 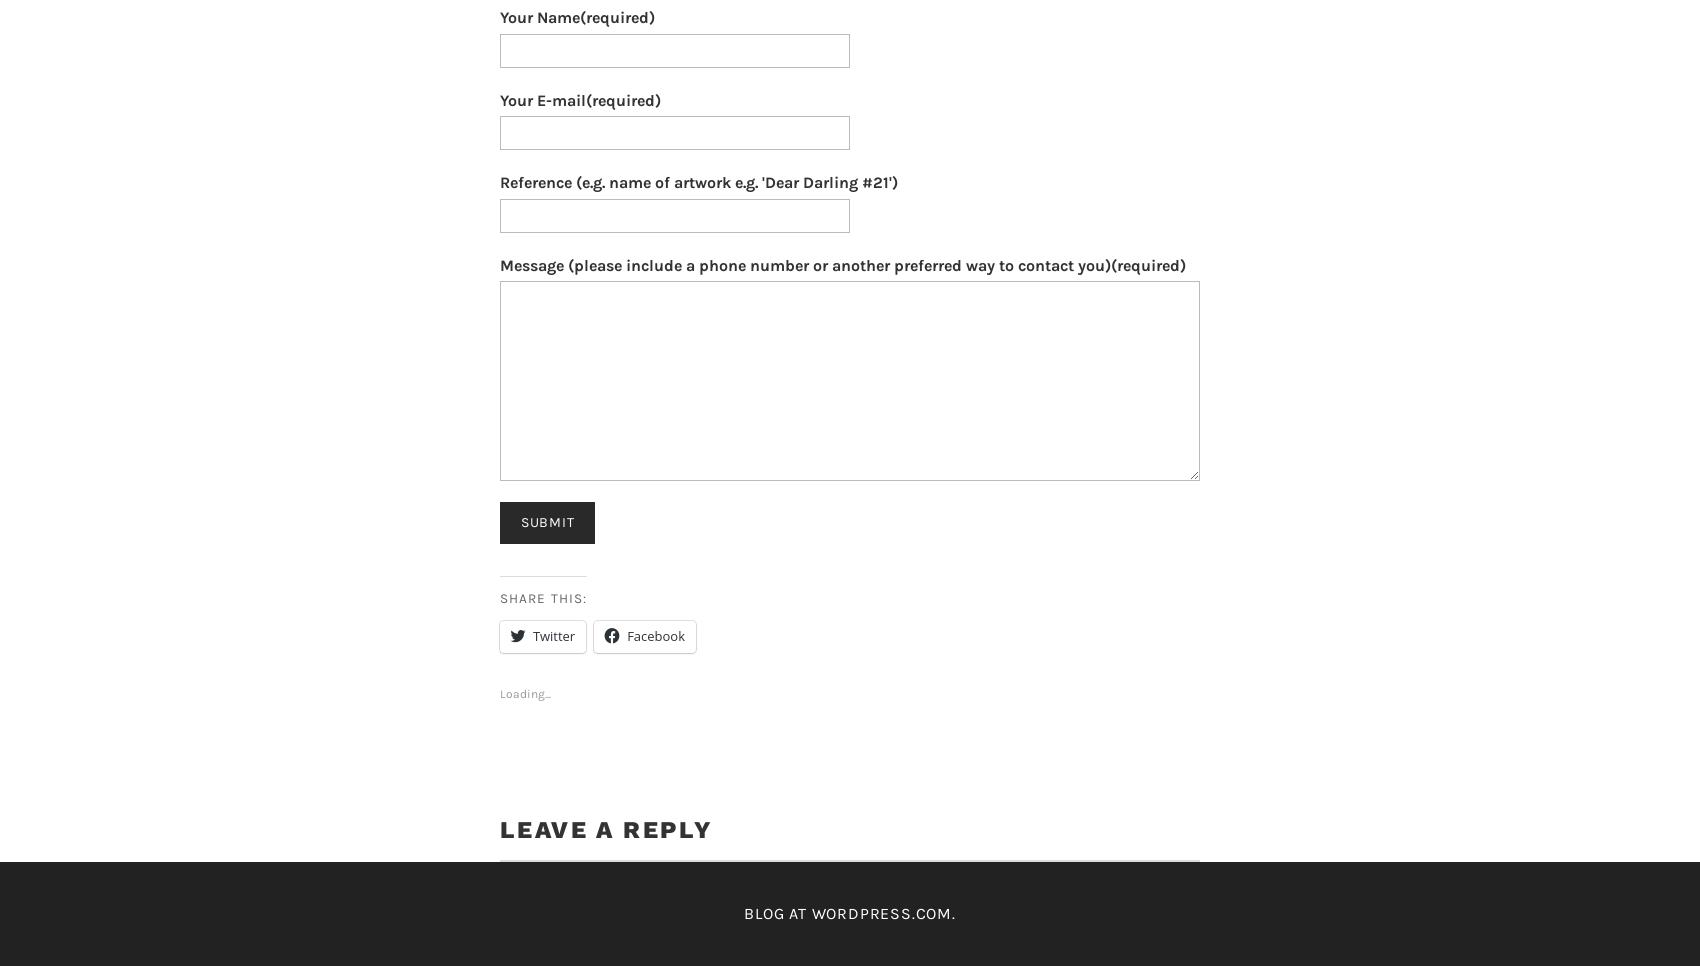 I want to click on 'Message (please include a phone number or another preferred way to contact you)', so click(x=499, y=264).